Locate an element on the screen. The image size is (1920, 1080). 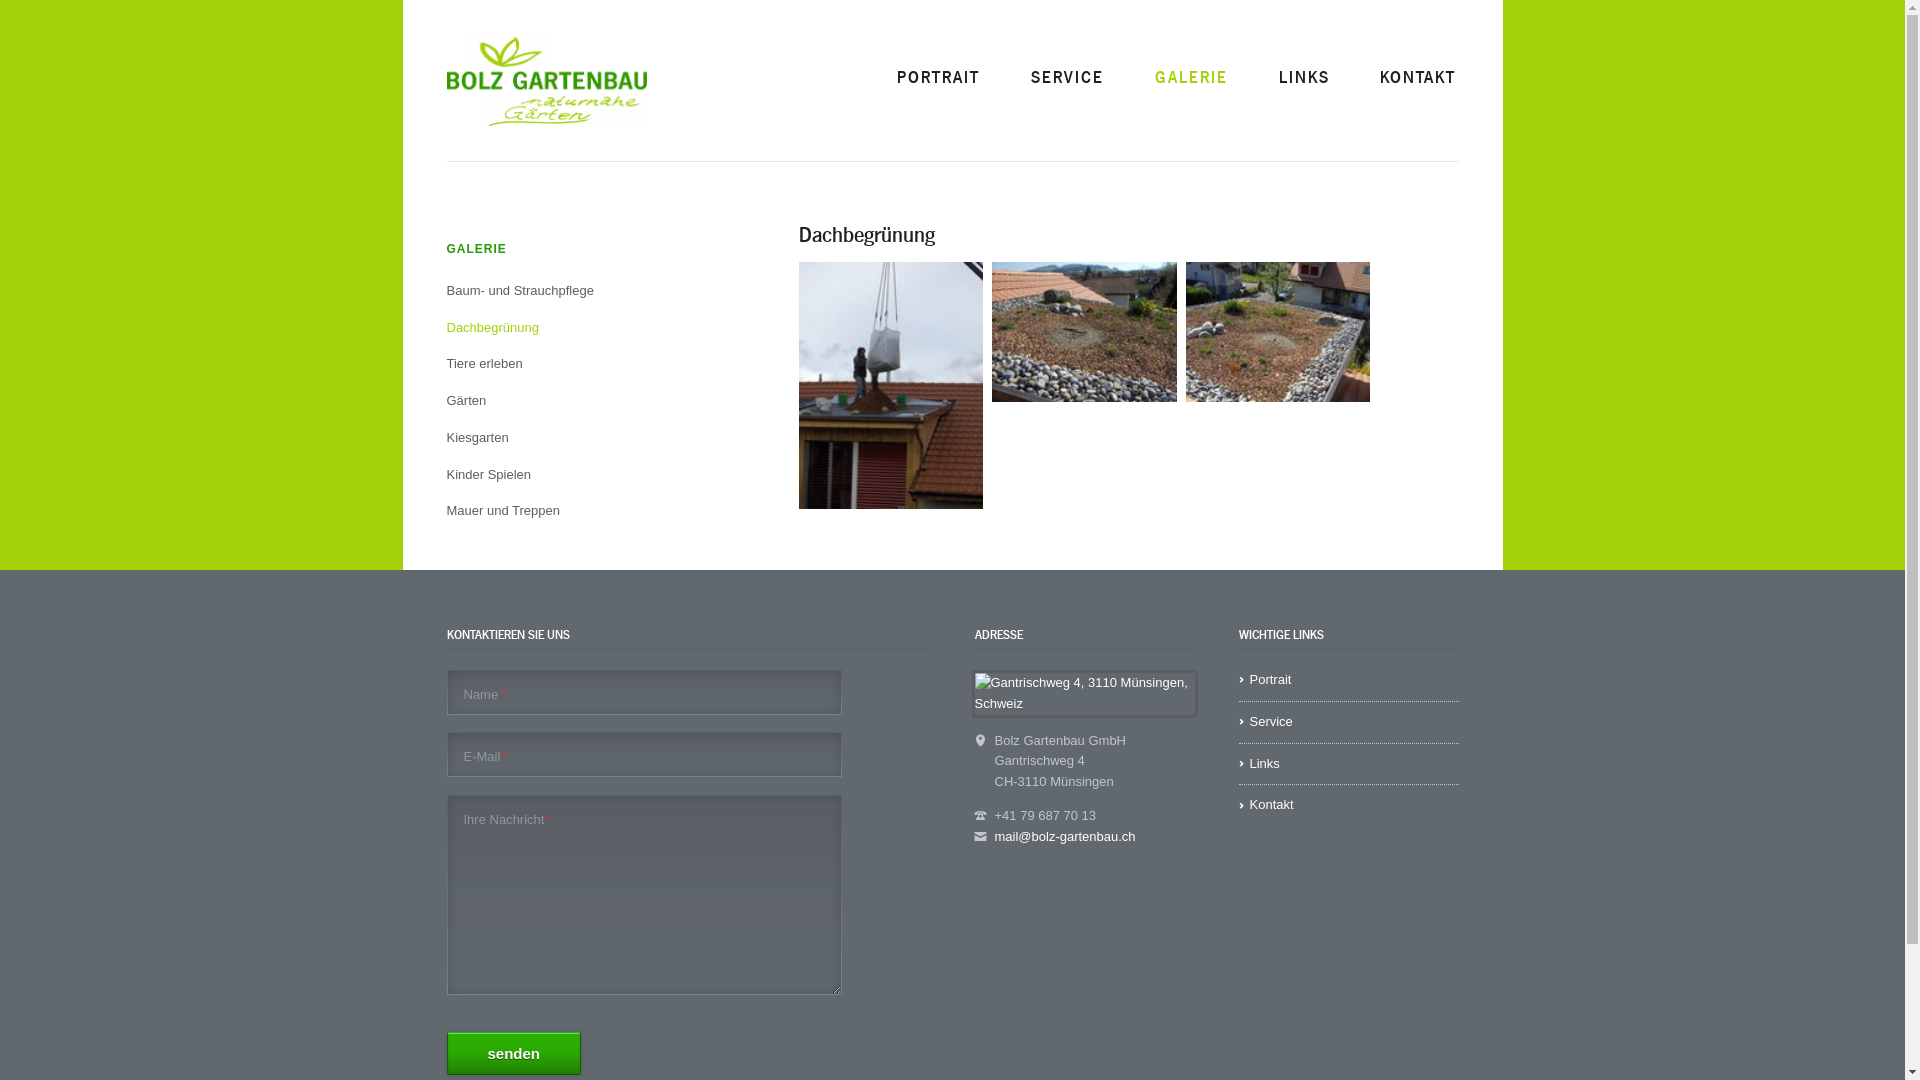
'Kontakt' is located at coordinates (1348, 804).